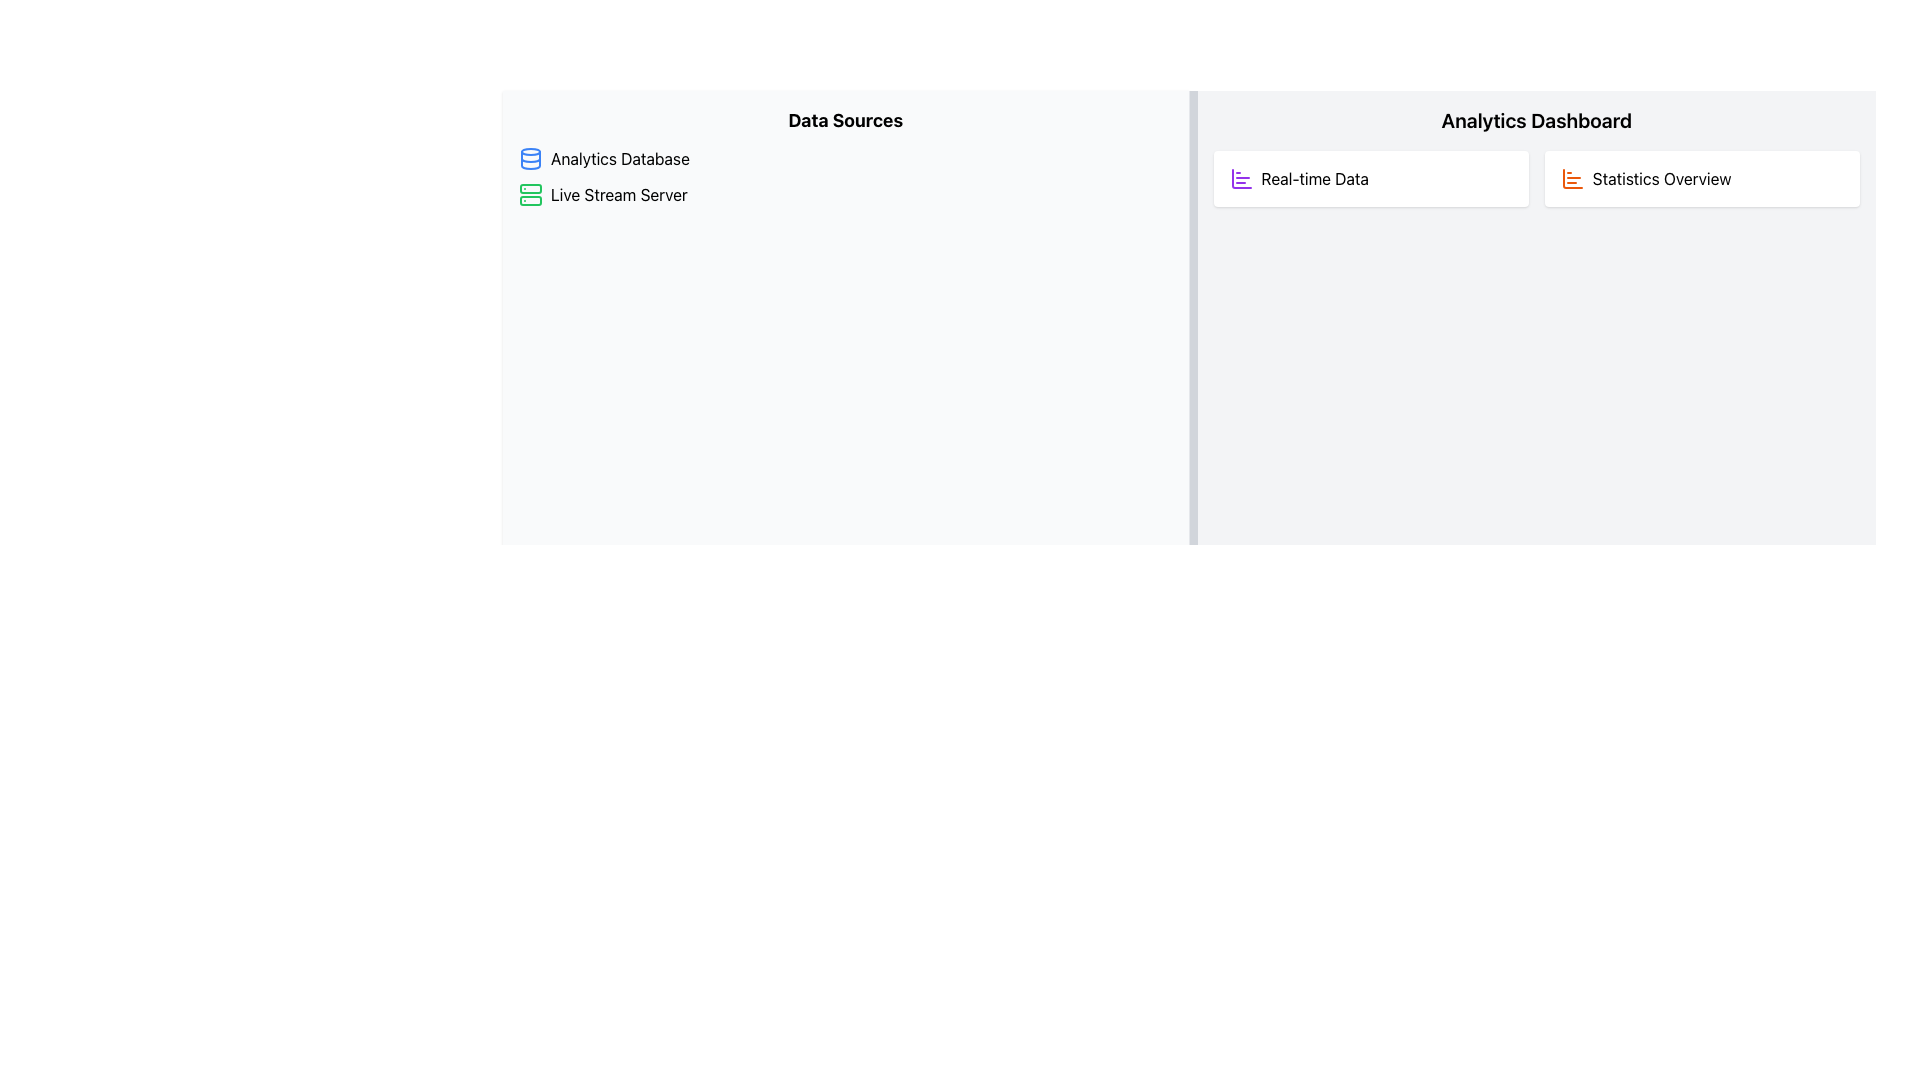 The image size is (1920, 1080). What do you see at coordinates (531, 189) in the screenshot?
I see `the upper rectangular shape of the server icon, which is outlined in green and located next to the 'Live Stream Server' text under the 'Data Sources' heading` at bounding box center [531, 189].